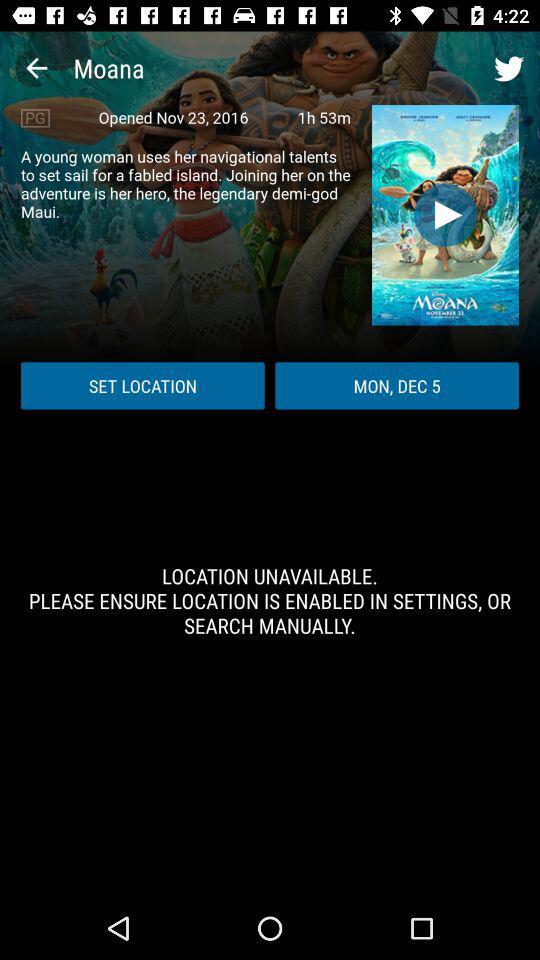 The image size is (540, 960). Describe the element at coordinates (185, 184) in the screenshot. I see `icon above the set location icon` at that location.